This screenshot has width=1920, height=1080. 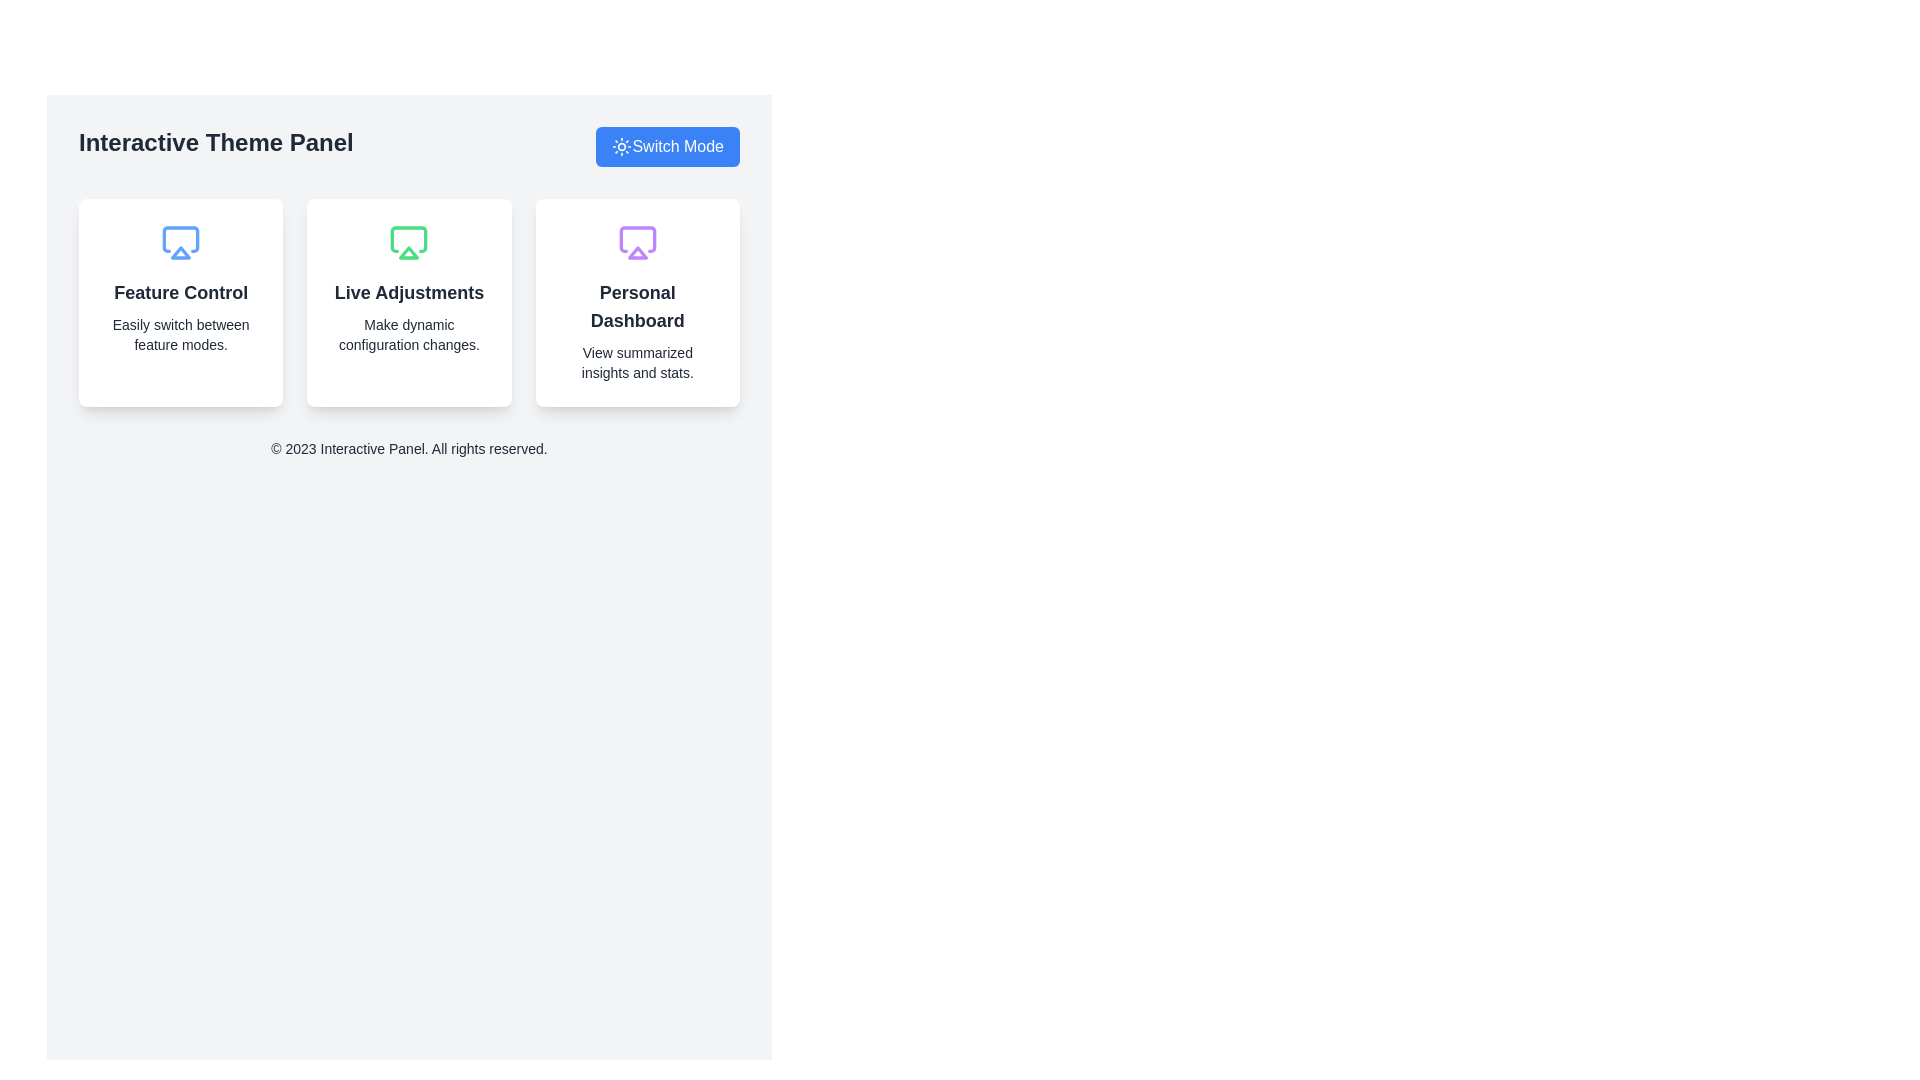 I want to click on text label providing supplementary information under the main title in the 'Personal Dashboard' card, which is centrally aligned at the bottom of the card, so click(x=636, y=362).